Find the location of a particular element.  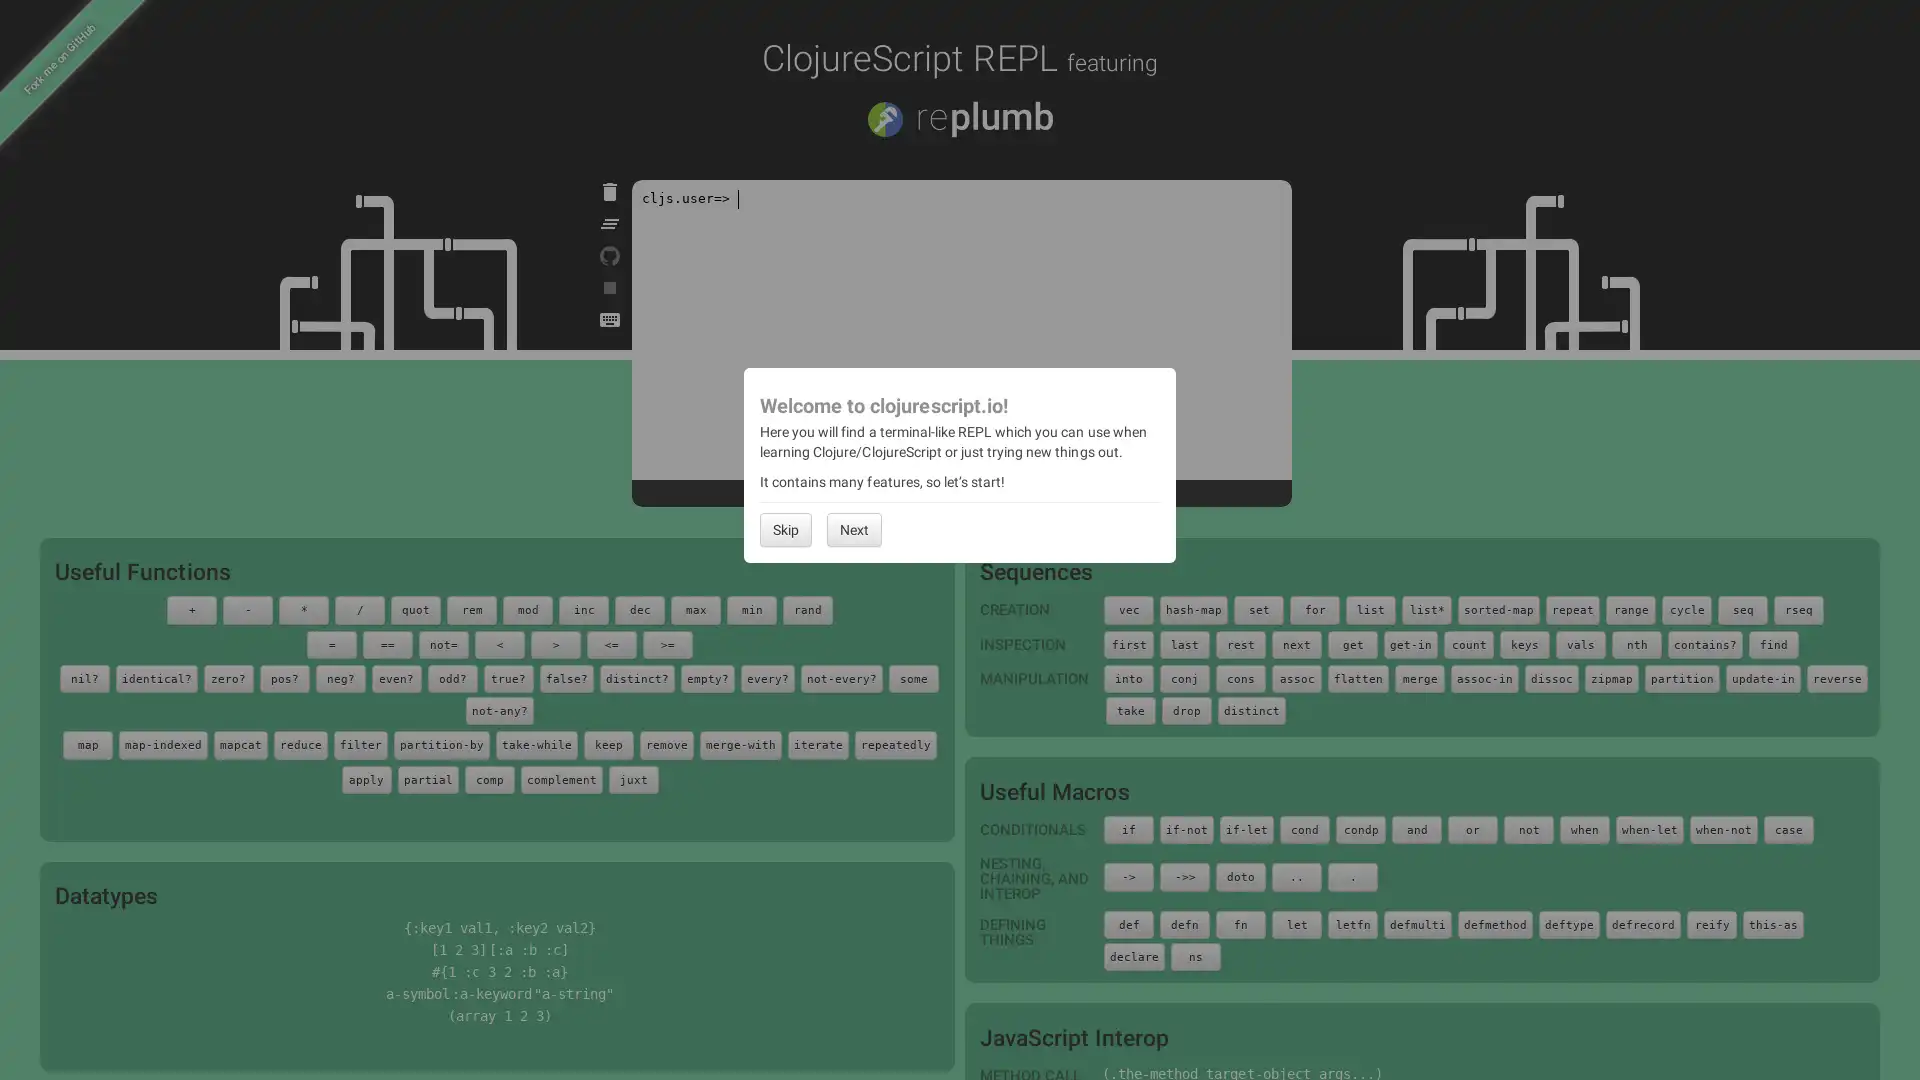

when is located at coordinates (1583, 829).